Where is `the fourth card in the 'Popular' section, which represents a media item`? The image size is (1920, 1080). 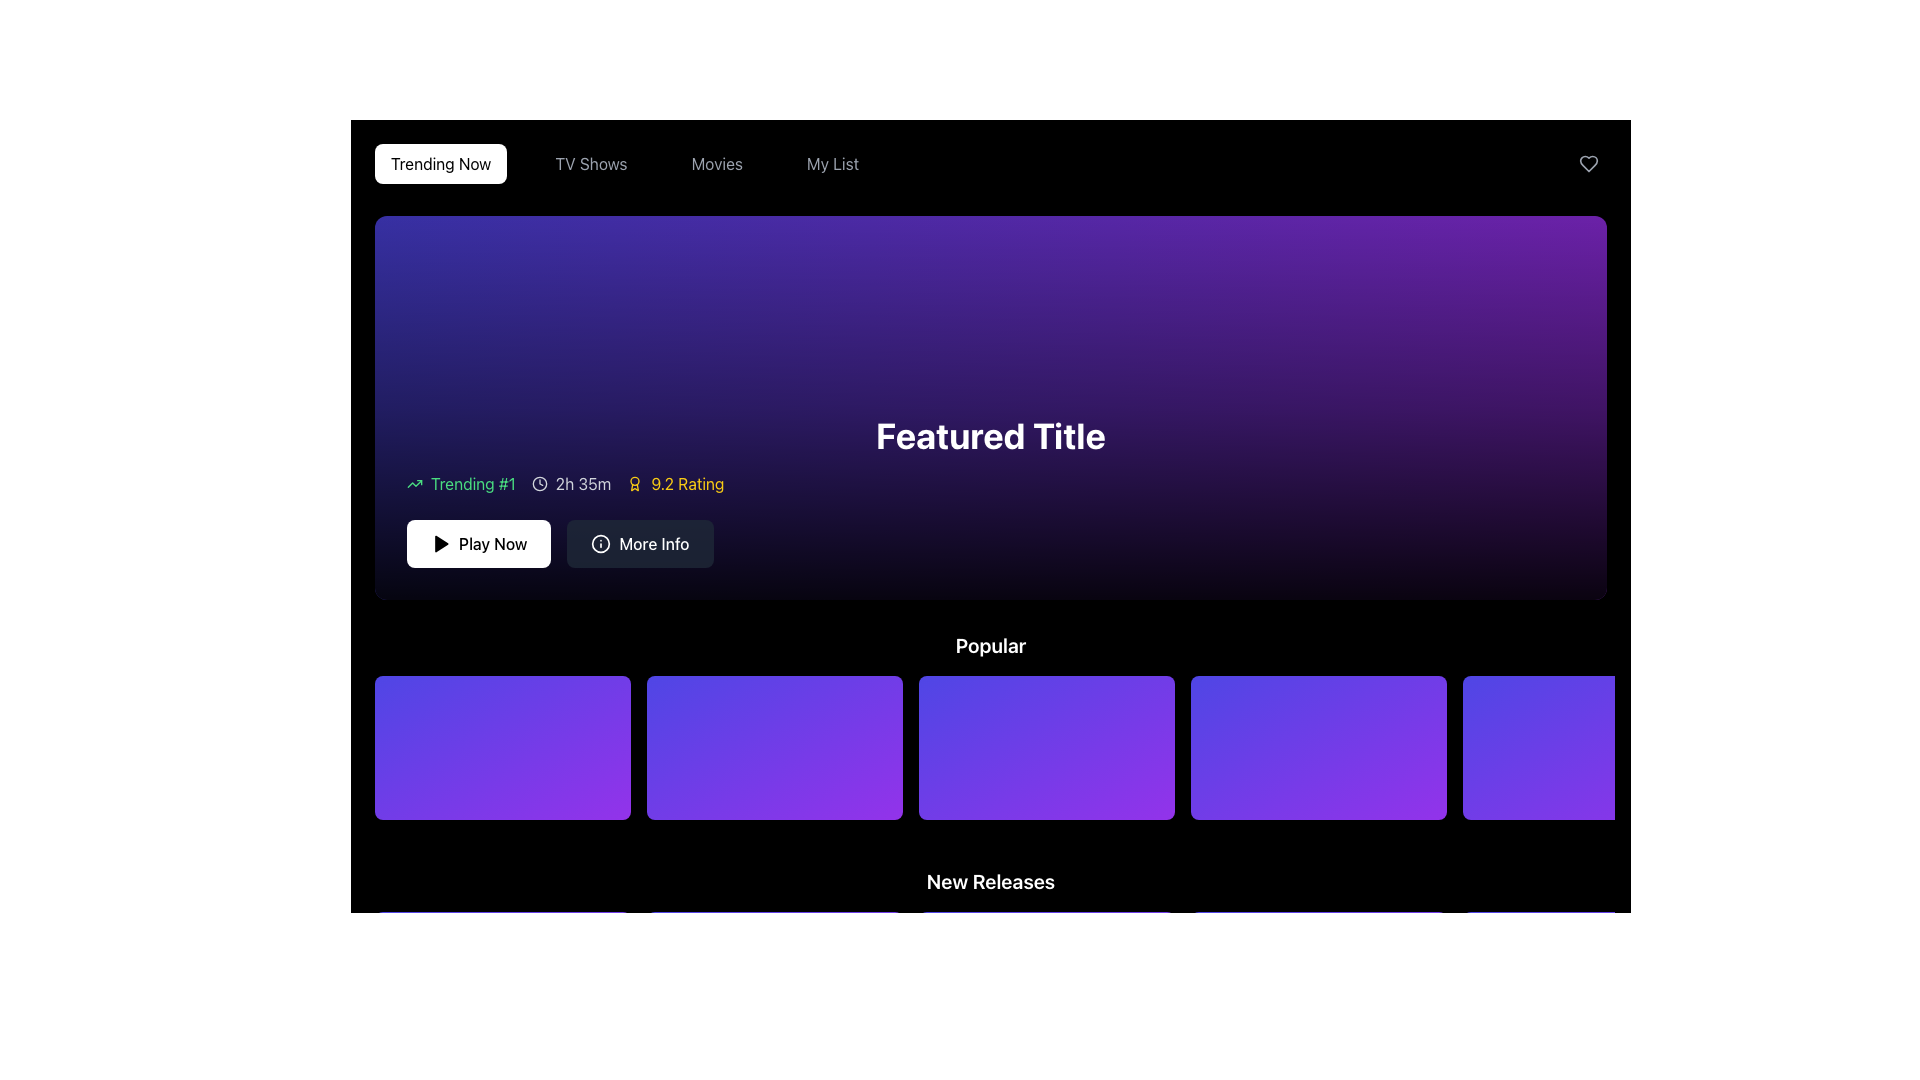 the fourth card in the 'Popular' section, which represents a media item is located at coordinates (1319, 748).